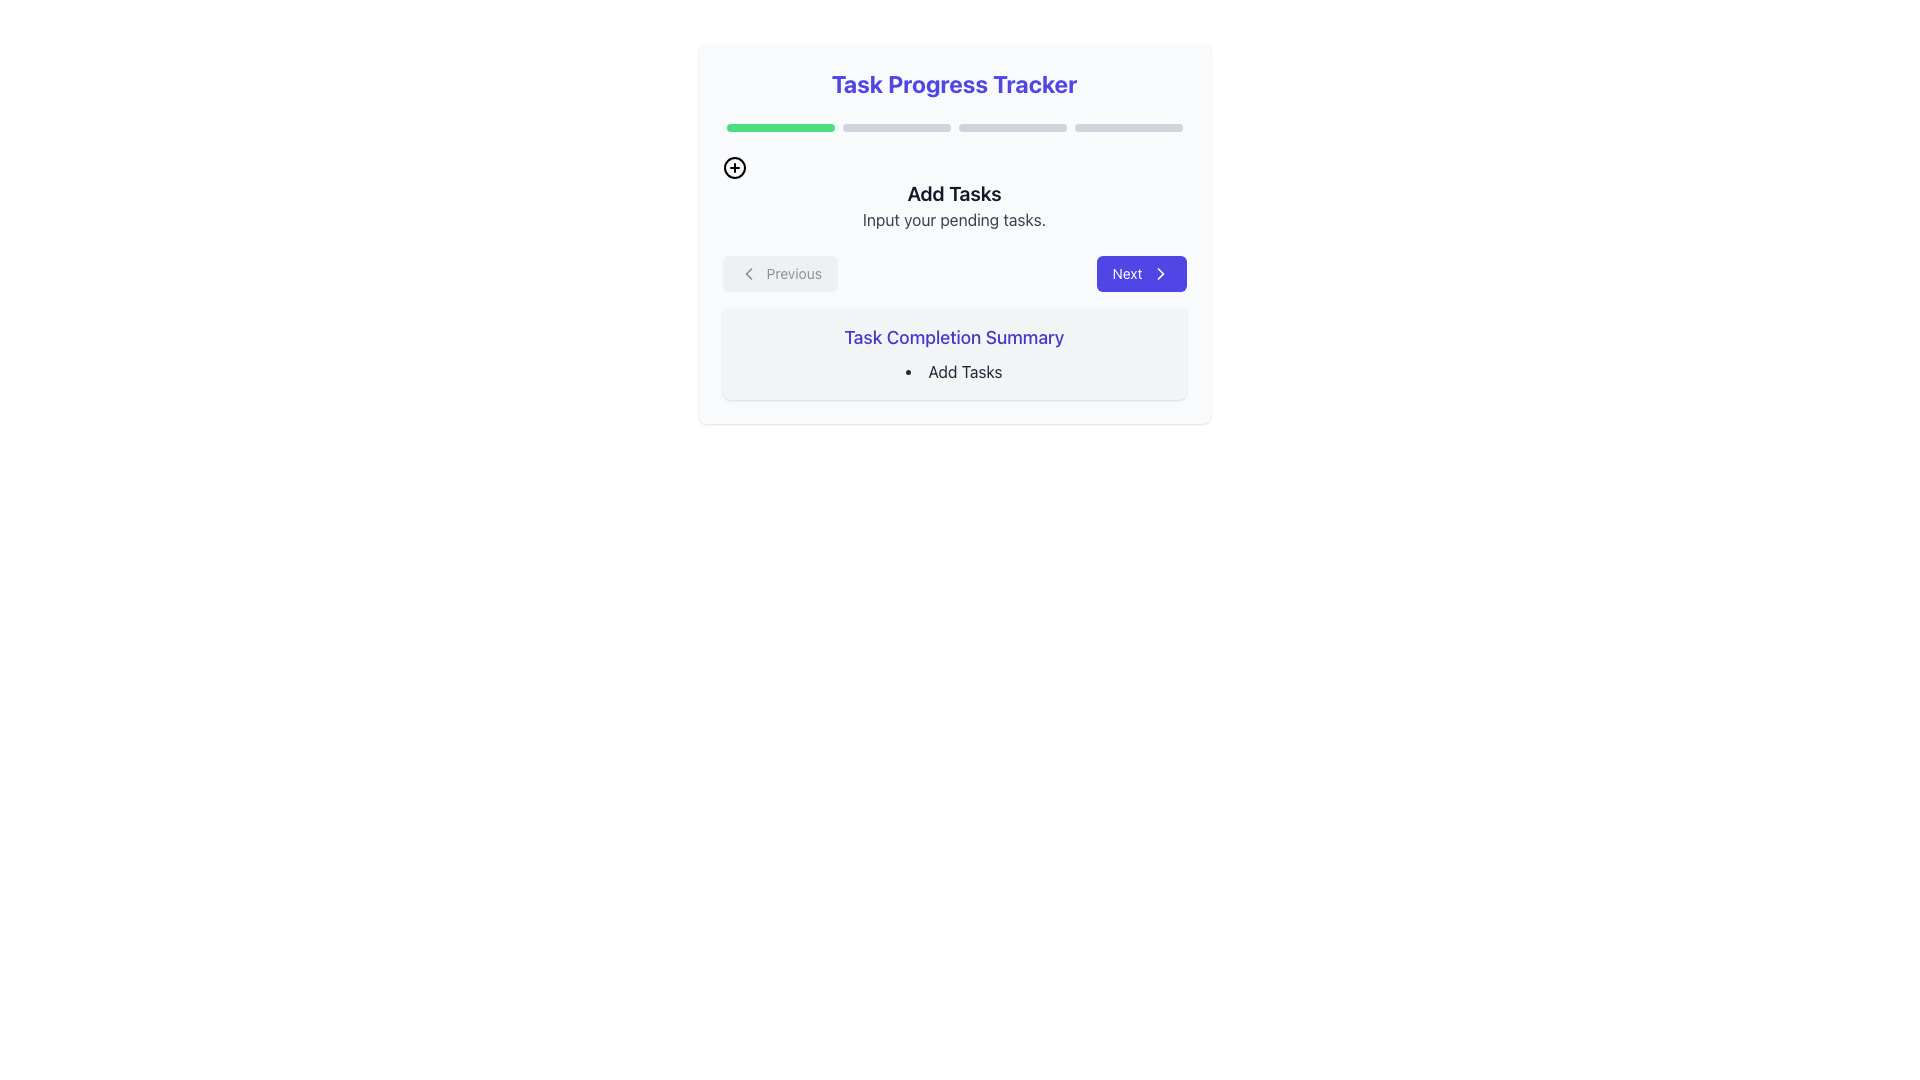 The height and width of the screenshot is (1080, 1920). I want to click on the left-pointing chevron arrow icon, which is part of the 'Previous' button, so click(747, 273).